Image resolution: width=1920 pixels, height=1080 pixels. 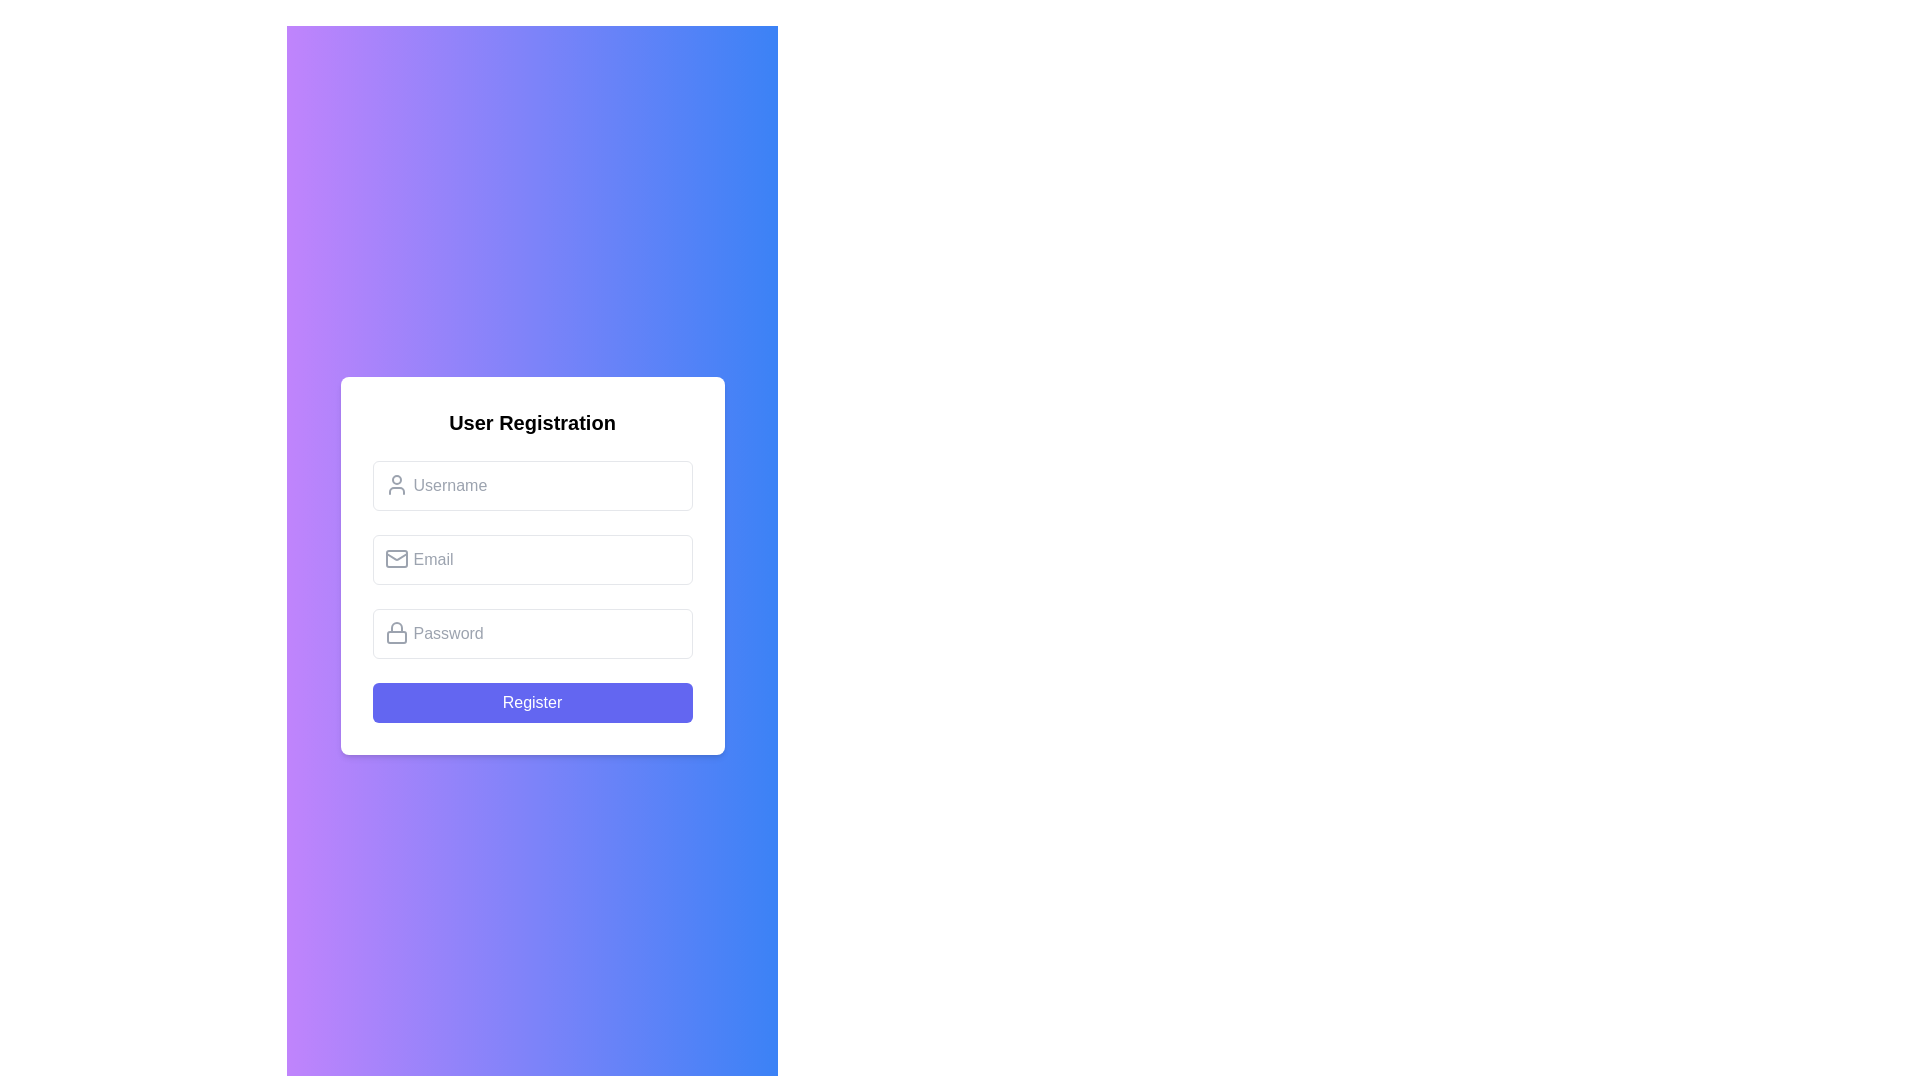 What do you see at coordinates (532, 559) in the screenshot?
I see `the email input field located below the 'Username' field and above the 'Password' field` at bounding box center [532, 559].